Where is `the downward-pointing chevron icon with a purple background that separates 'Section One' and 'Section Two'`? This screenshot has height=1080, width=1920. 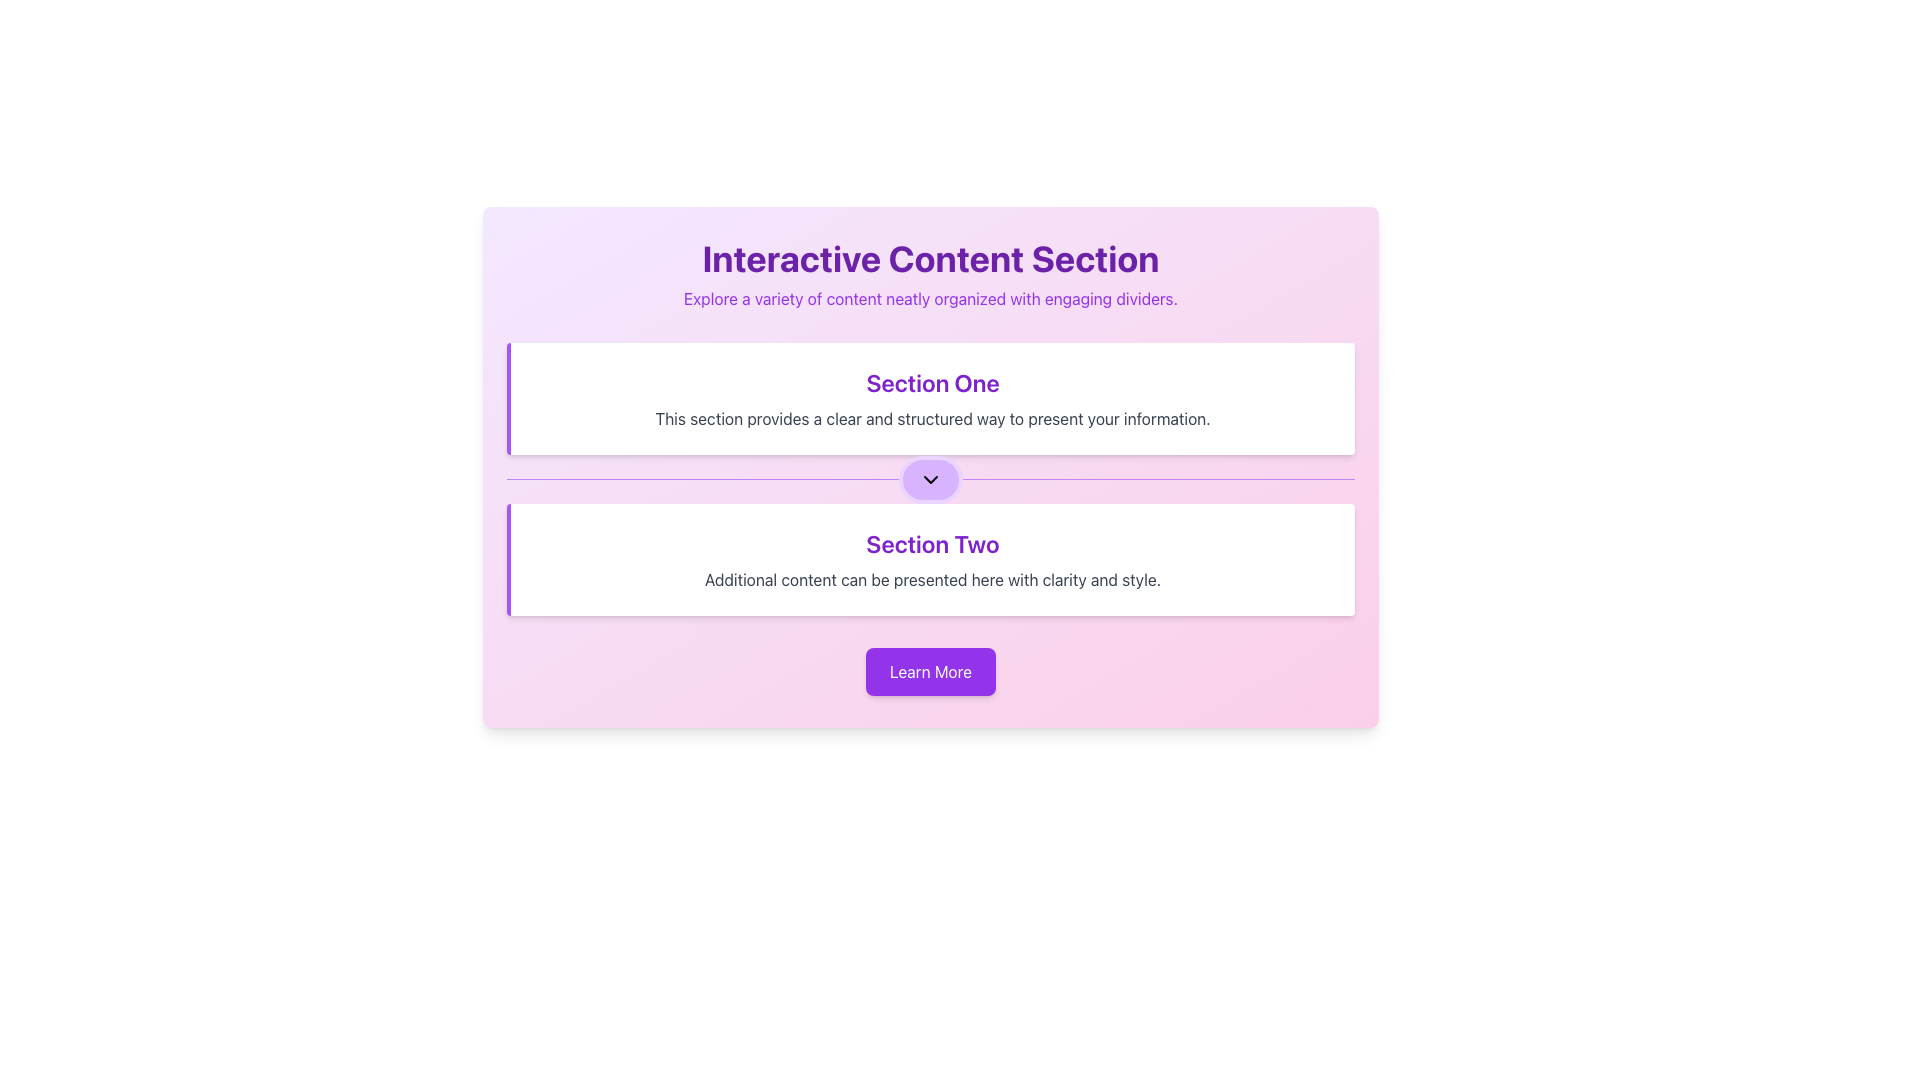 the downward-pointing chevron icon with a purple background that separates 'Section One' and 'Section Two' is located at coordinates (930, 479).